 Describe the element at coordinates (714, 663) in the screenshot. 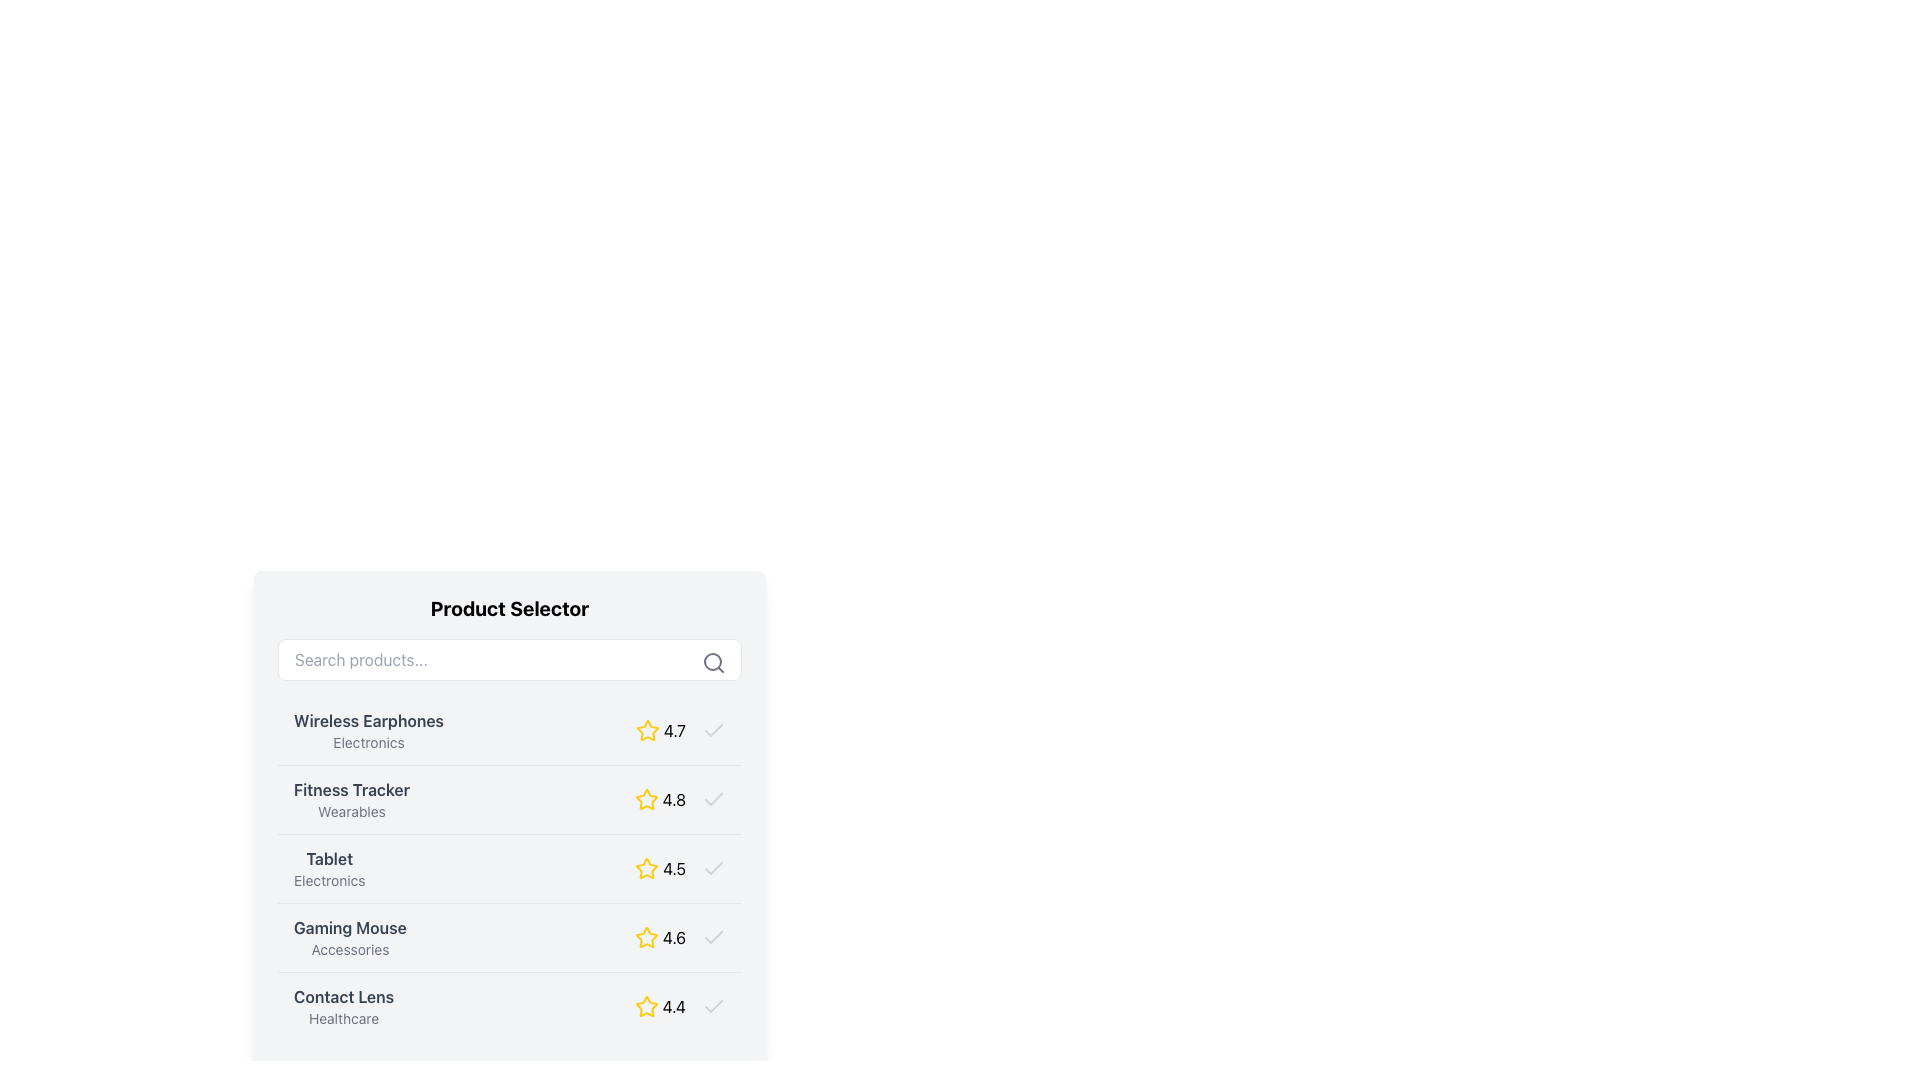

I see `the search icon located at the far right inside the text input field of the 'Product Selector' interface to initiate a search` at that location.